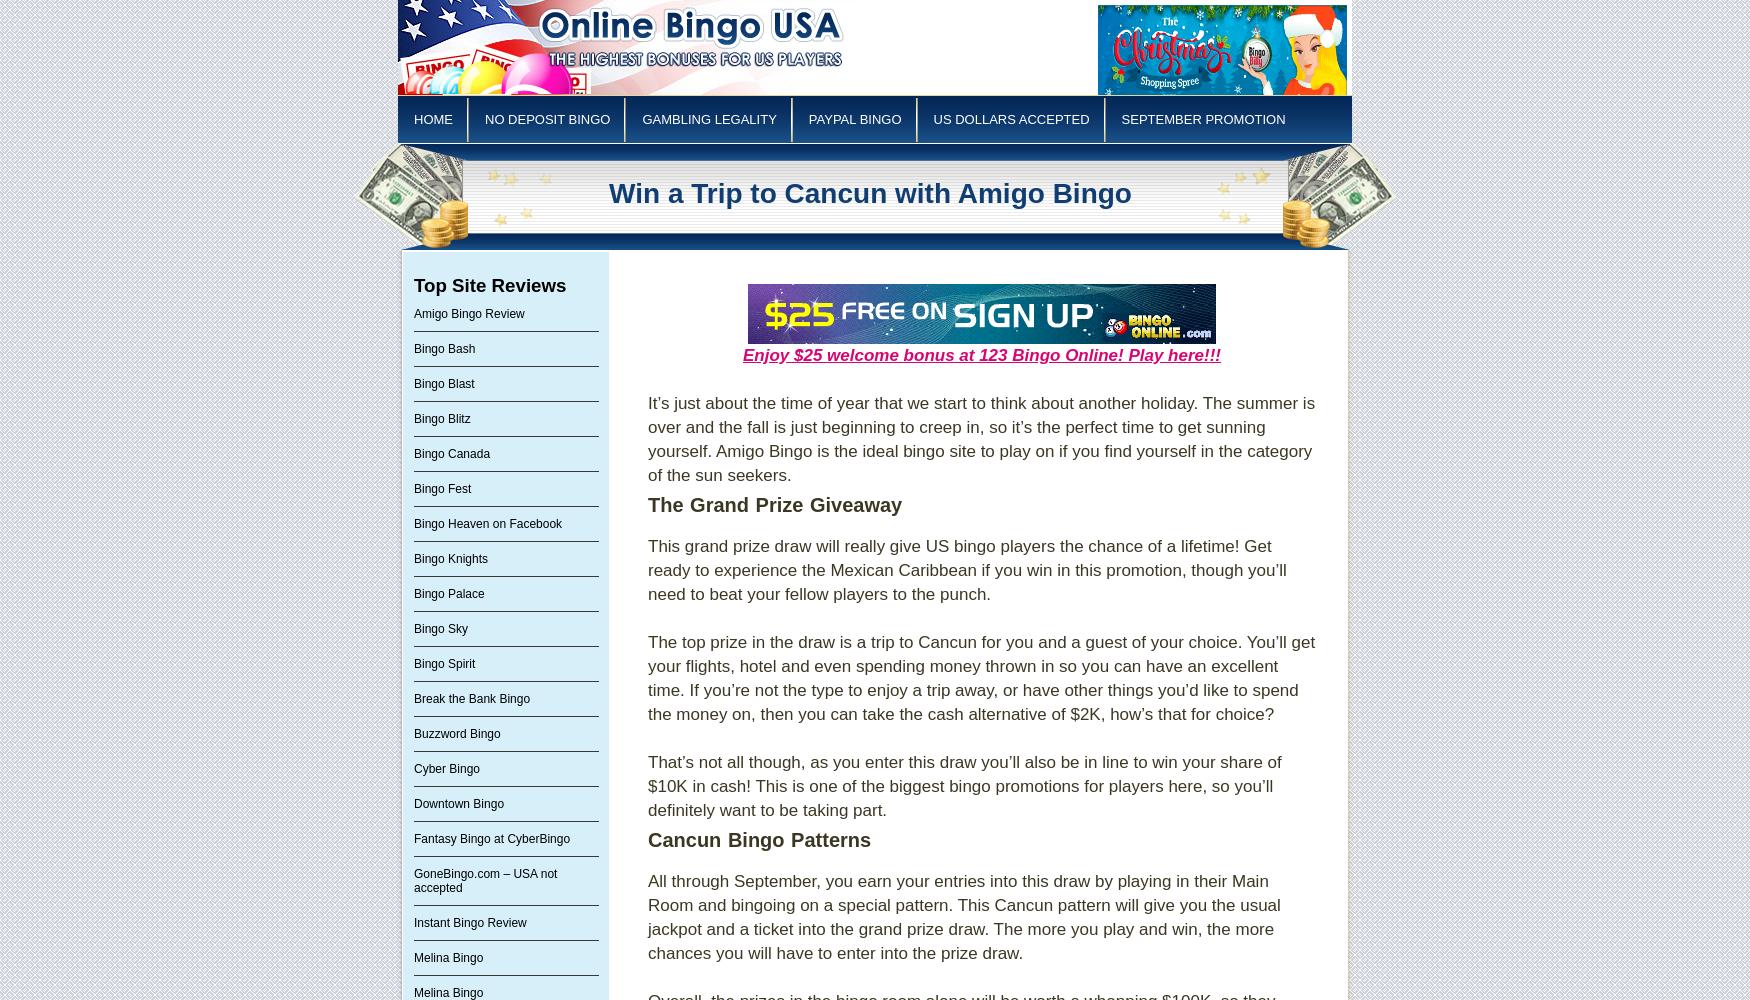 This screenshot has height=1000, width=1750. I want to click on 'The top prize in the draw is a trip to Cancun for you and a guest of your choice. You’ll get your flights, hotel and even spending money thrown in so you can have an excellent time. If you’re not the type to enjoy a trip away, or have other things you’d like to spend the money on, then you can take the cash alternative of $2K, how’s that for choice?', so click(981, 678).